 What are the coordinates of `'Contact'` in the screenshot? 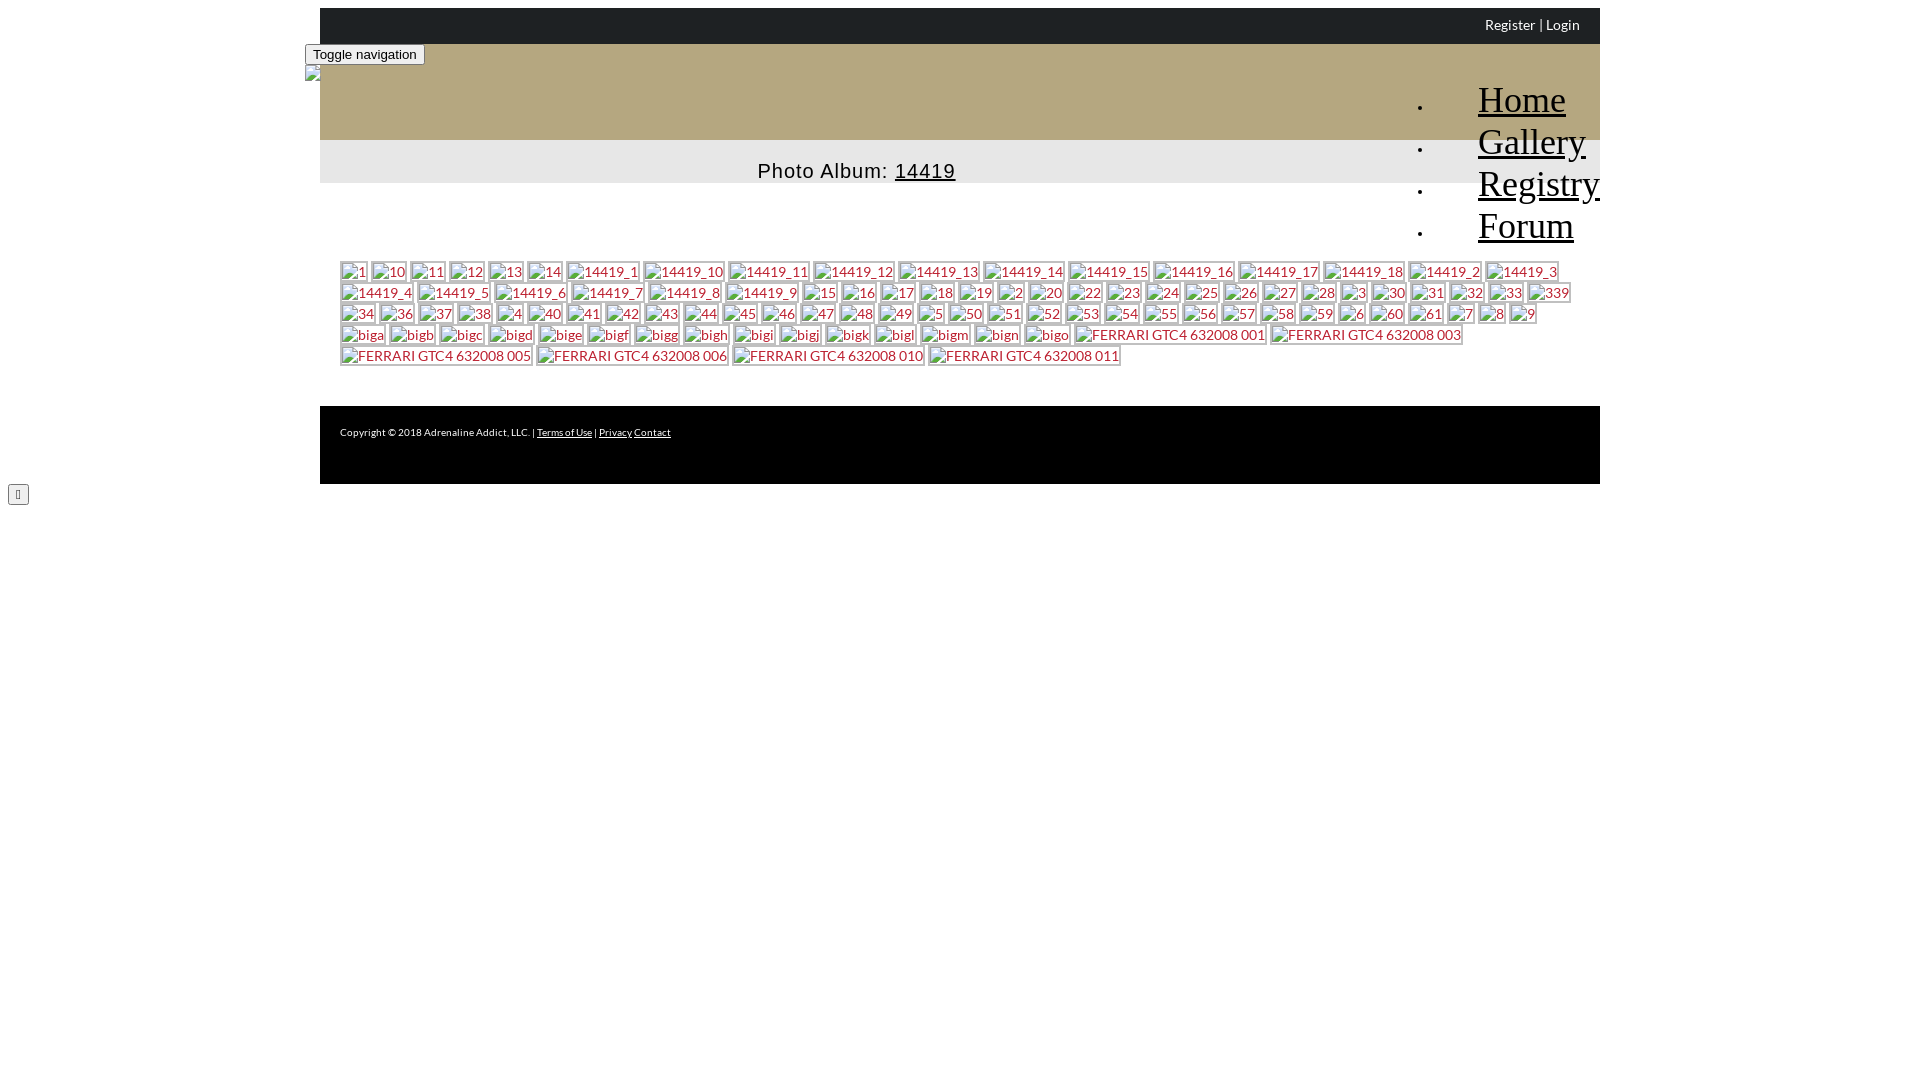 It's located at (632, 431).